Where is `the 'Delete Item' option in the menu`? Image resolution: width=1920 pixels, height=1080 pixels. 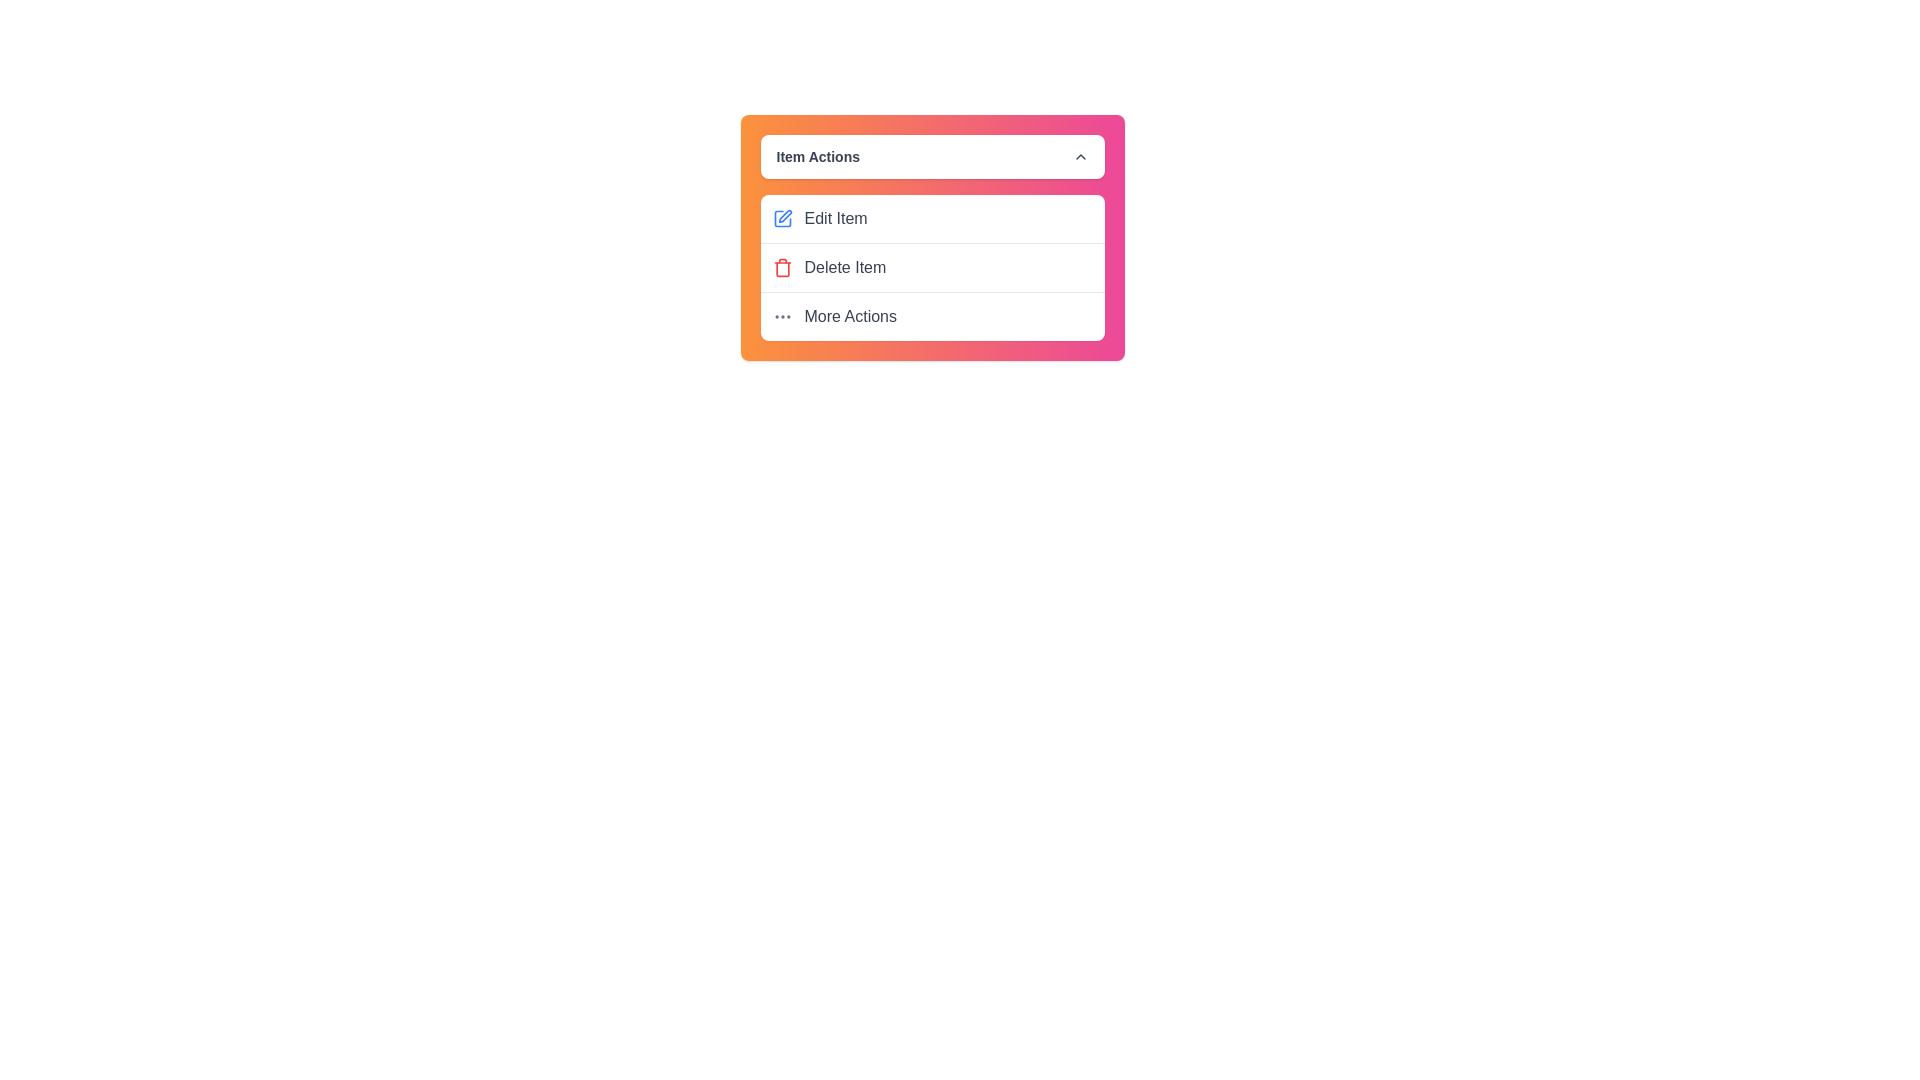 the 'Delete Item' option in the menu is located at coordinates (931, 266).